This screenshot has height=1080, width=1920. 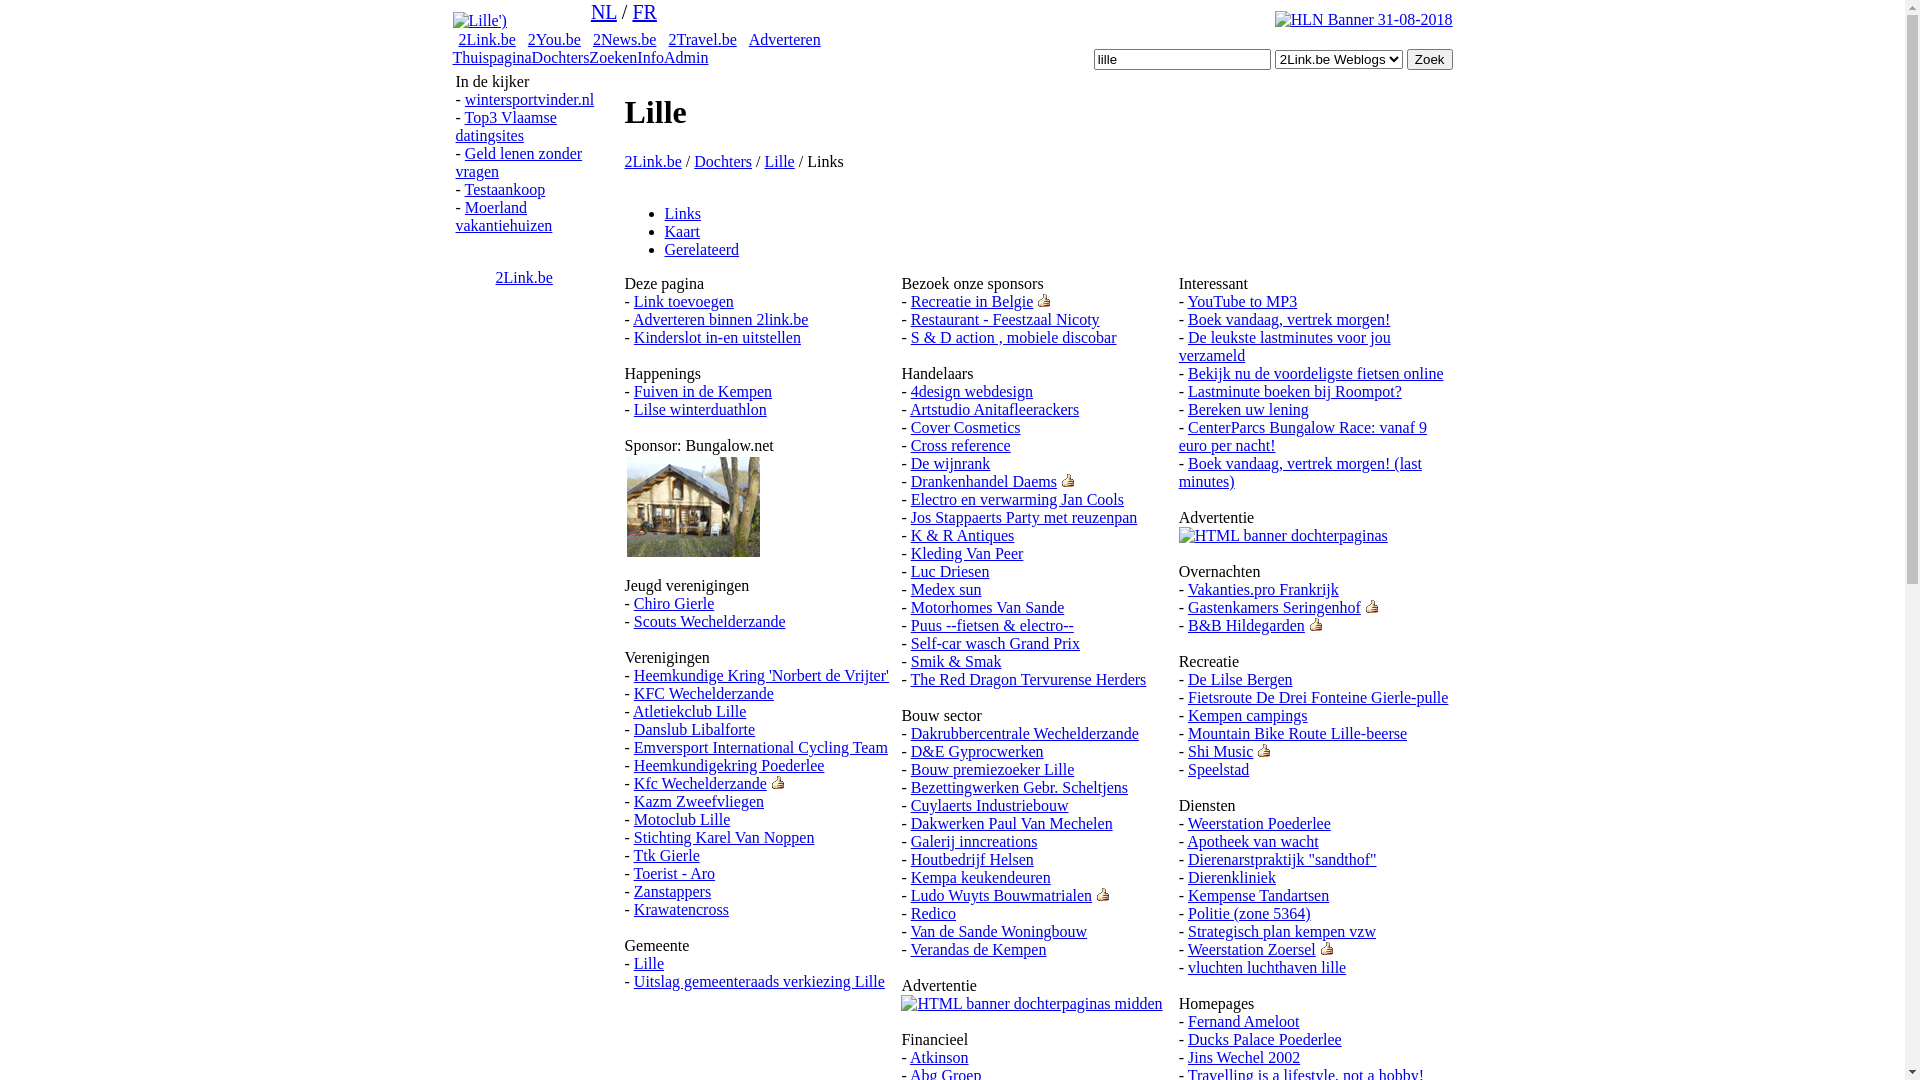 What do you see at coordinates (689, 710) in the screenshot?
I see `'Atletiekclub Lille'` at bounding box center [689, 710].